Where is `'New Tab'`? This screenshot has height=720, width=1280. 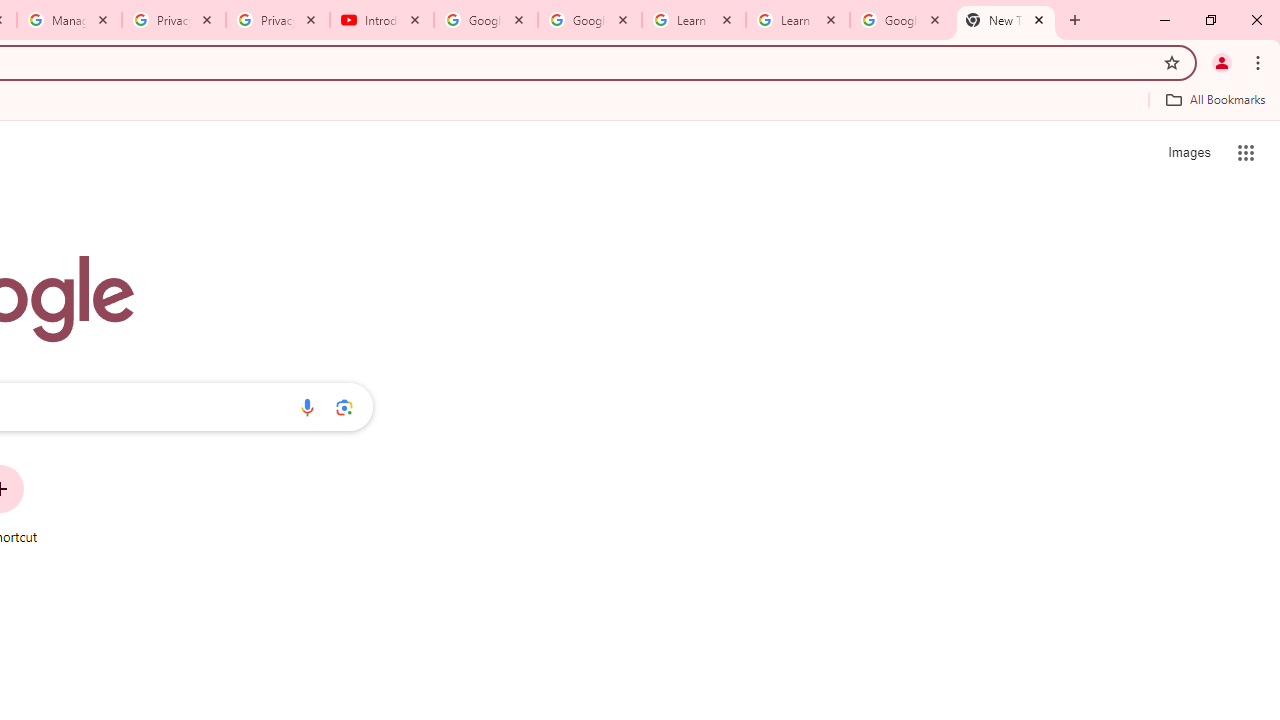
'New Tab' is located at coordinates (1006, 20).